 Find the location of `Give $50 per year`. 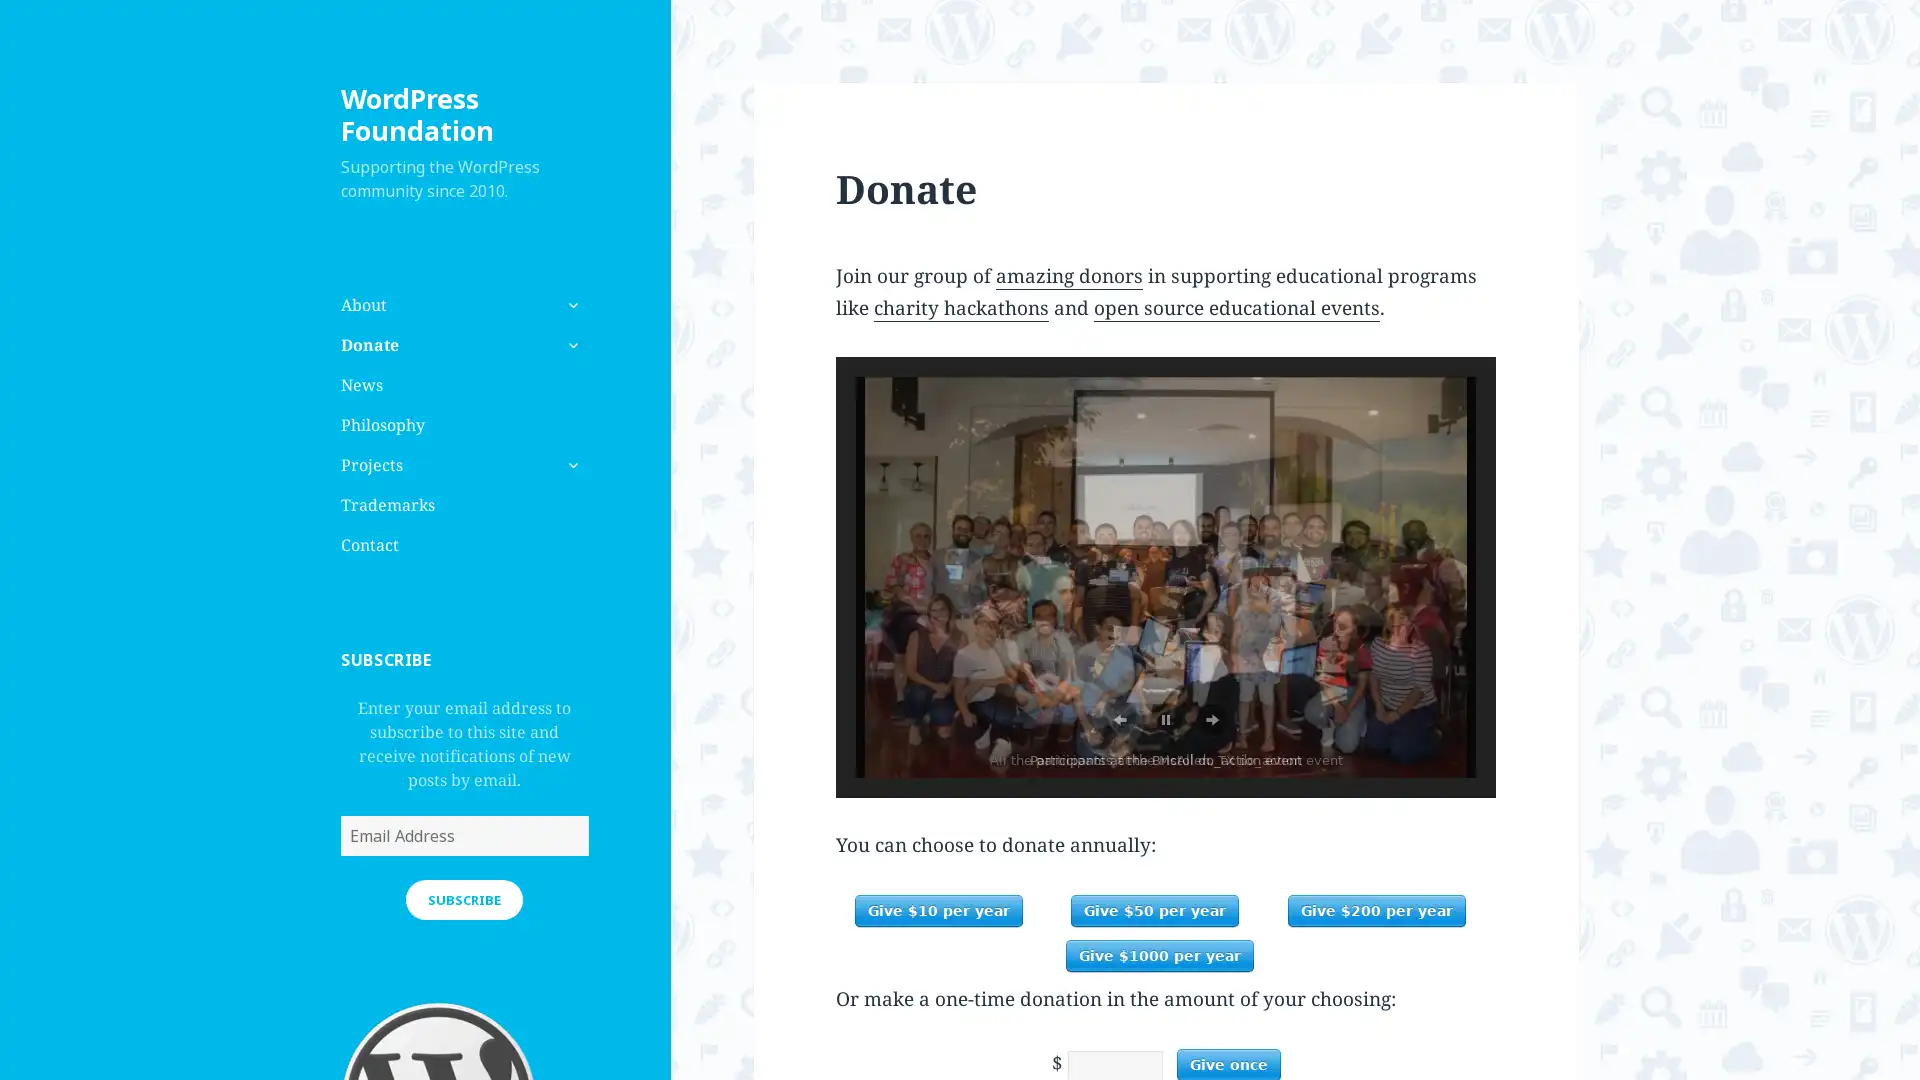

Give $50 per year is located at coordinates (1155, 910).